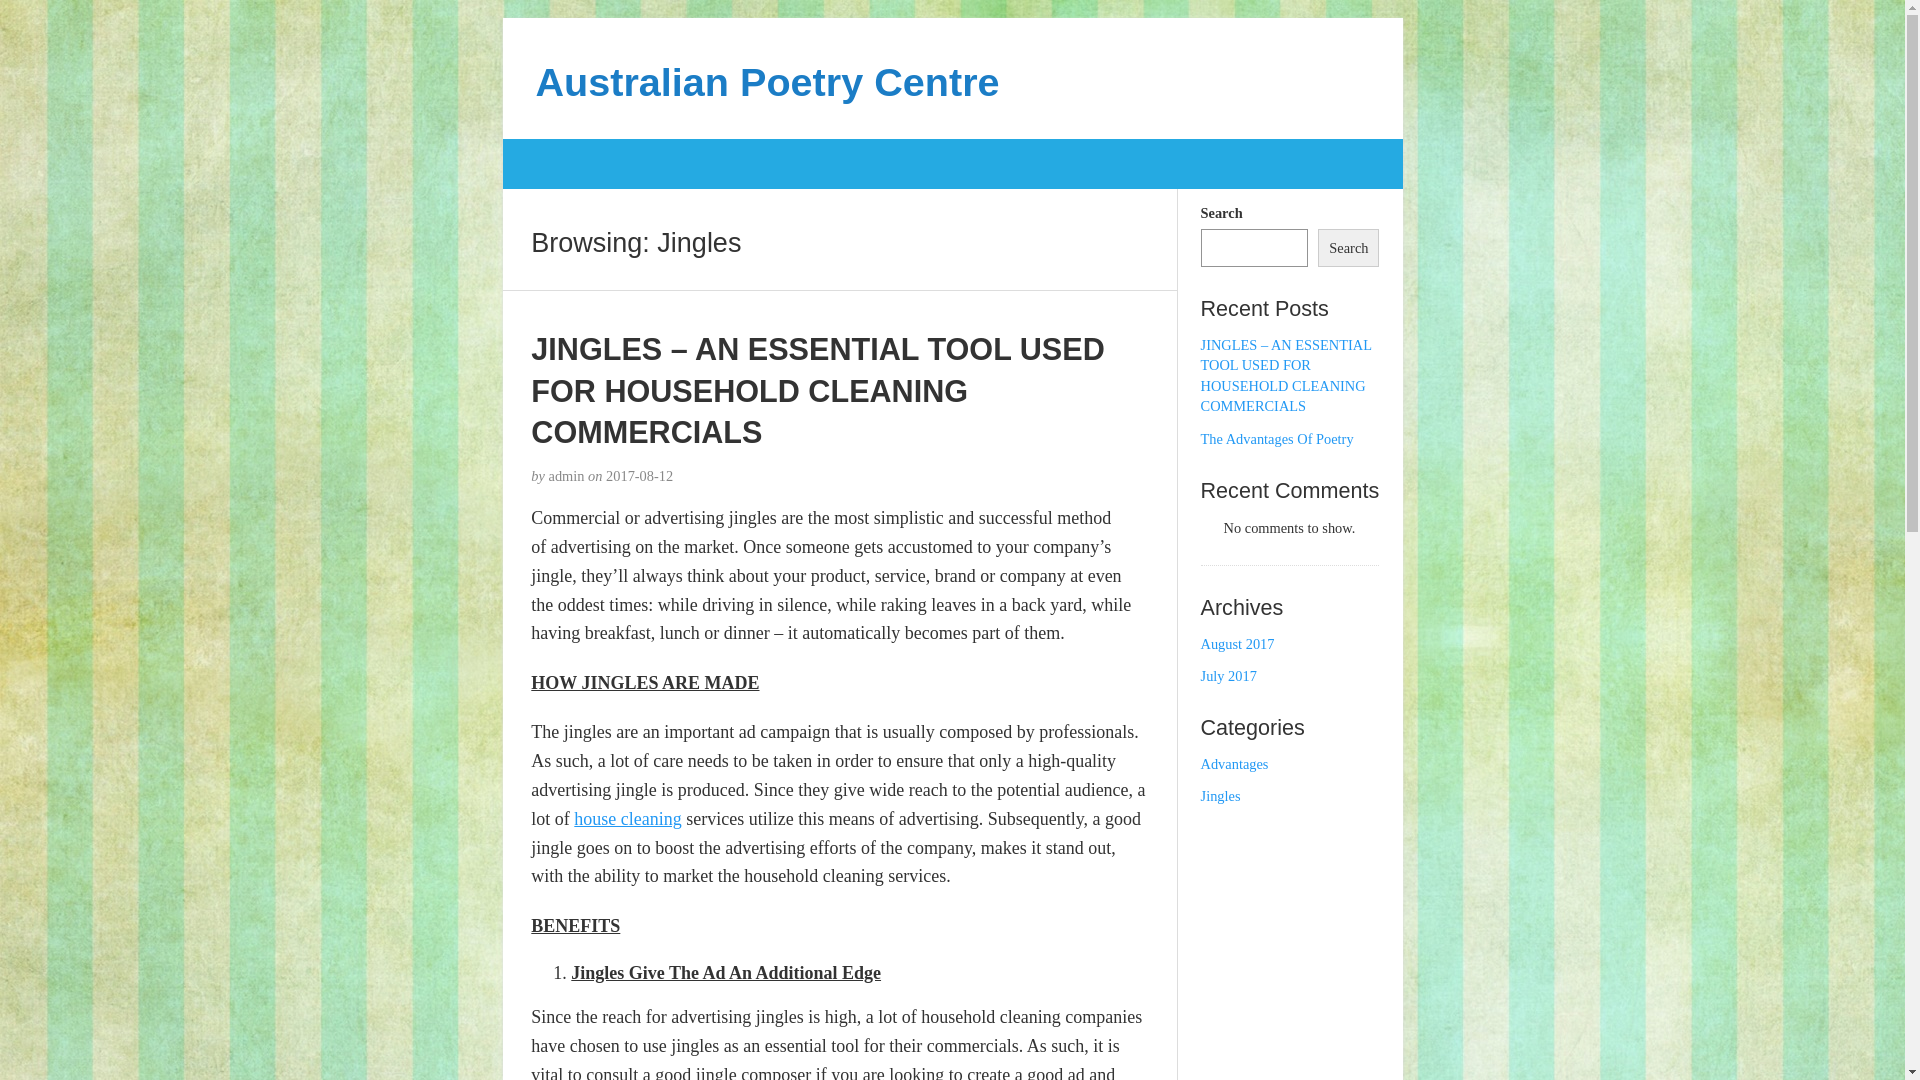 This screenshot has width=1920, height=1080. What do you see at coordinates (1219, 794) in the screenshot?
I see `'Jingles'` at bounding box center [1219, 794].